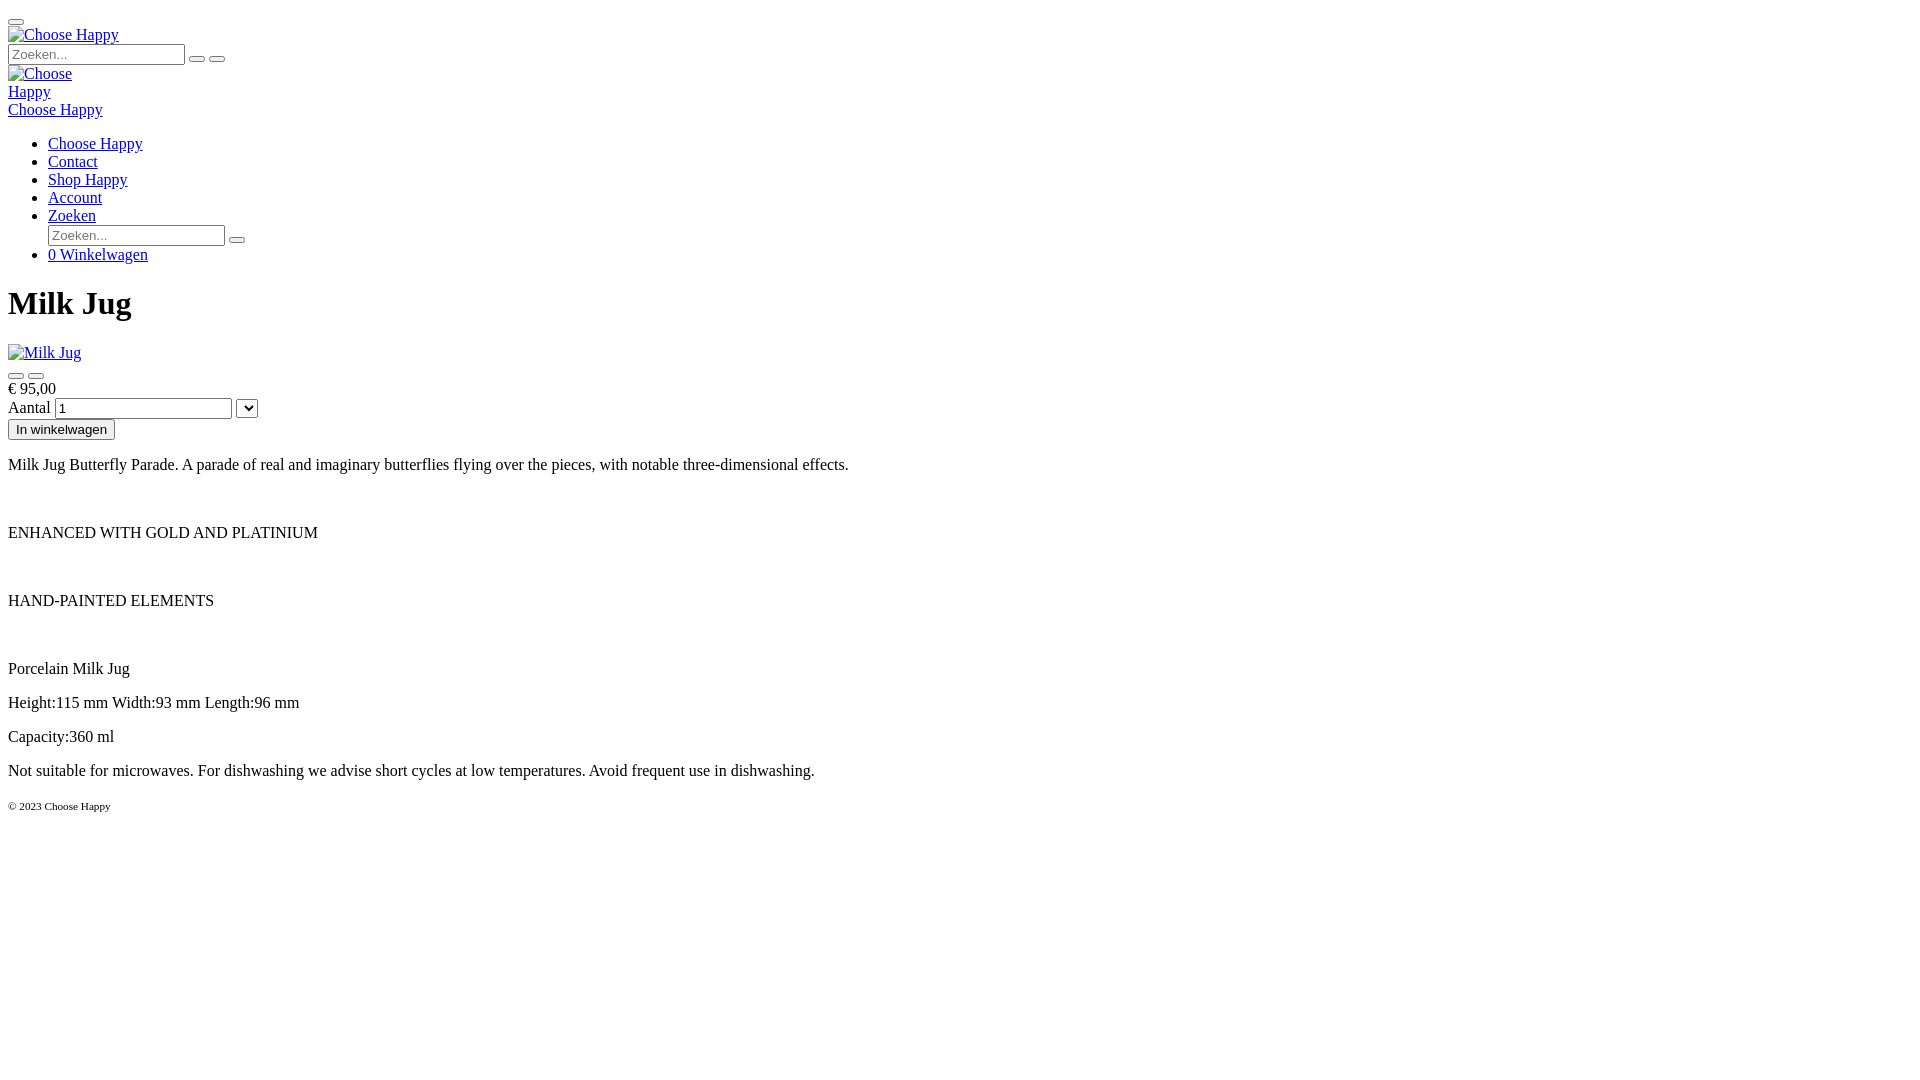  What do you see at coordinates (86, 178) in the screenshot?
I see `'Shop Happy'` at bounding box center [86, 178].